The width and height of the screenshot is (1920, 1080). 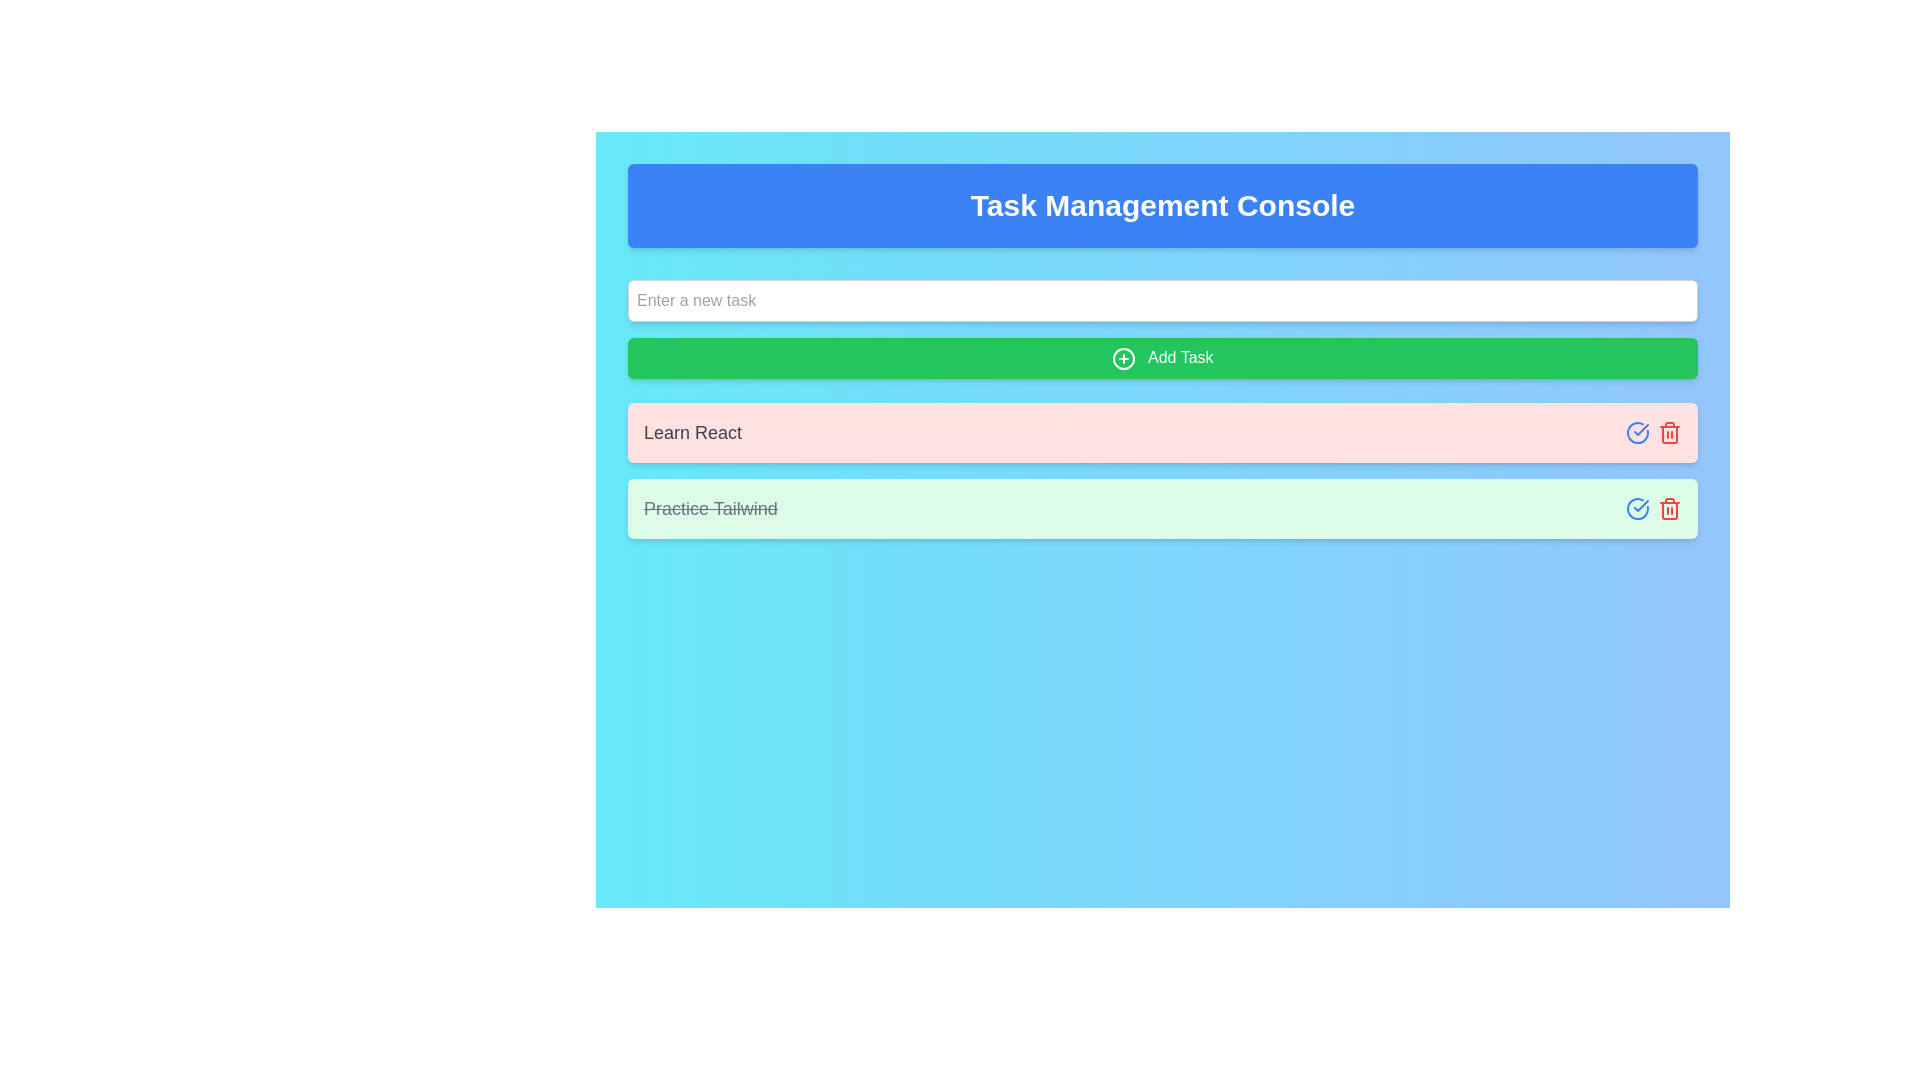 I want to click on the body of the trash can icon, which is part of the task management item for 'Learn React', to invoke the delete action, so click(x=1670, y=433).